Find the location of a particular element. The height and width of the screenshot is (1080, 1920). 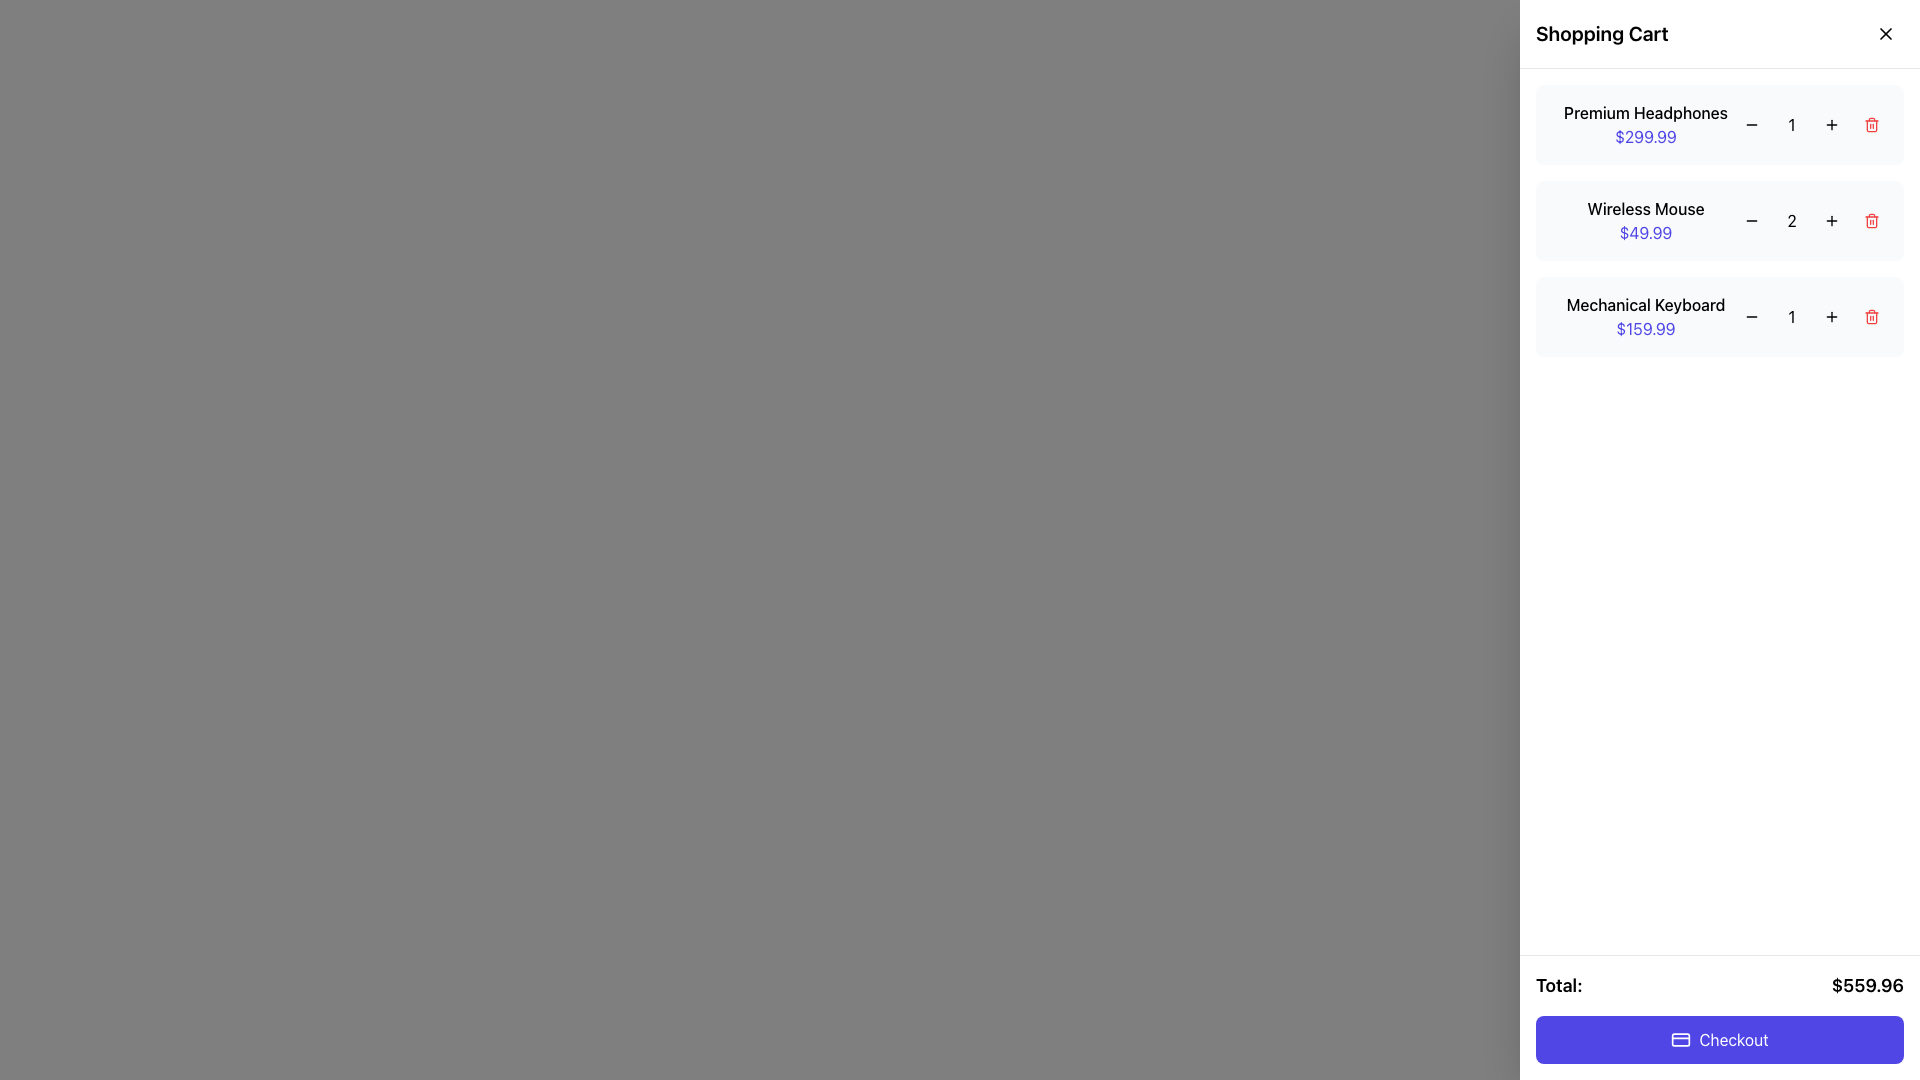

the text label displaying 'Mechanical Keyboard' in the shopping cart is located at coordinates (1646, 304).